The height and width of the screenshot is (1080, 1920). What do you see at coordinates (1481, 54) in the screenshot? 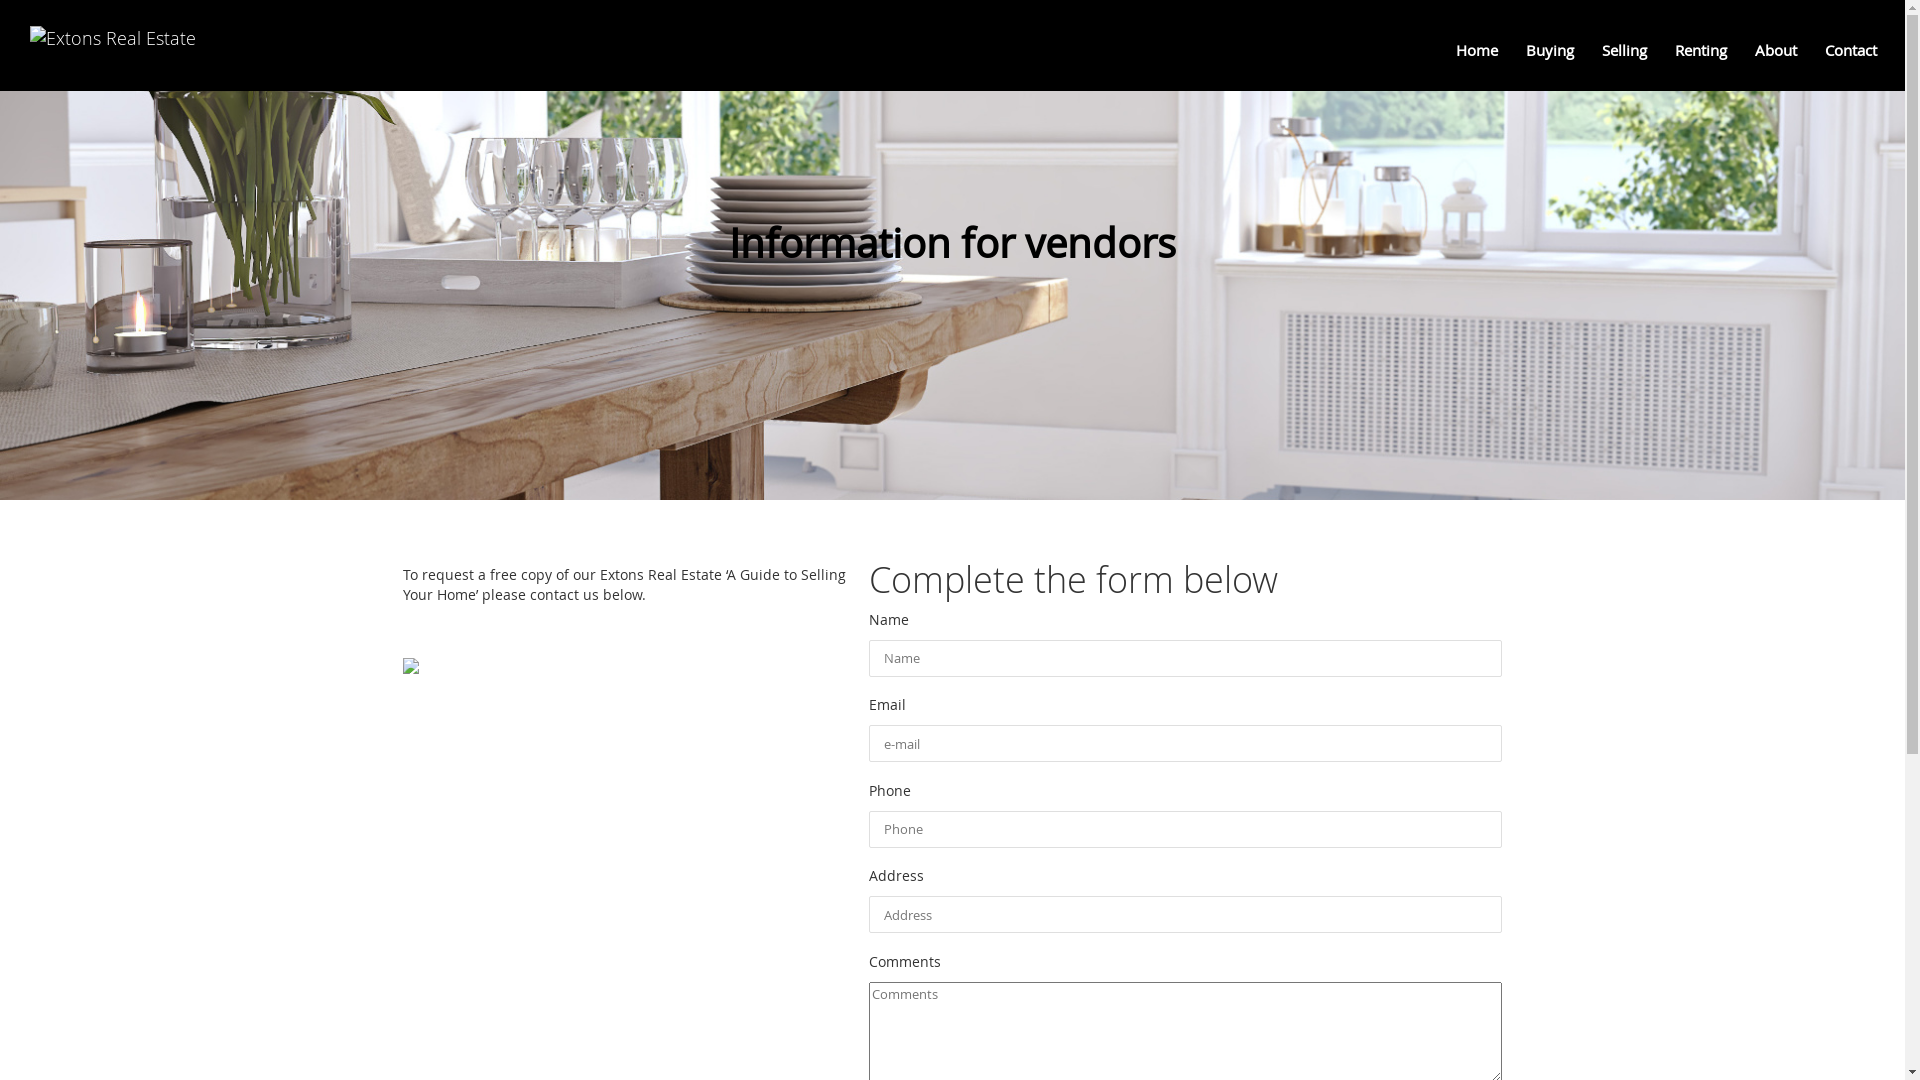
I see `'Home  '` at bounding box center [1481, 54].